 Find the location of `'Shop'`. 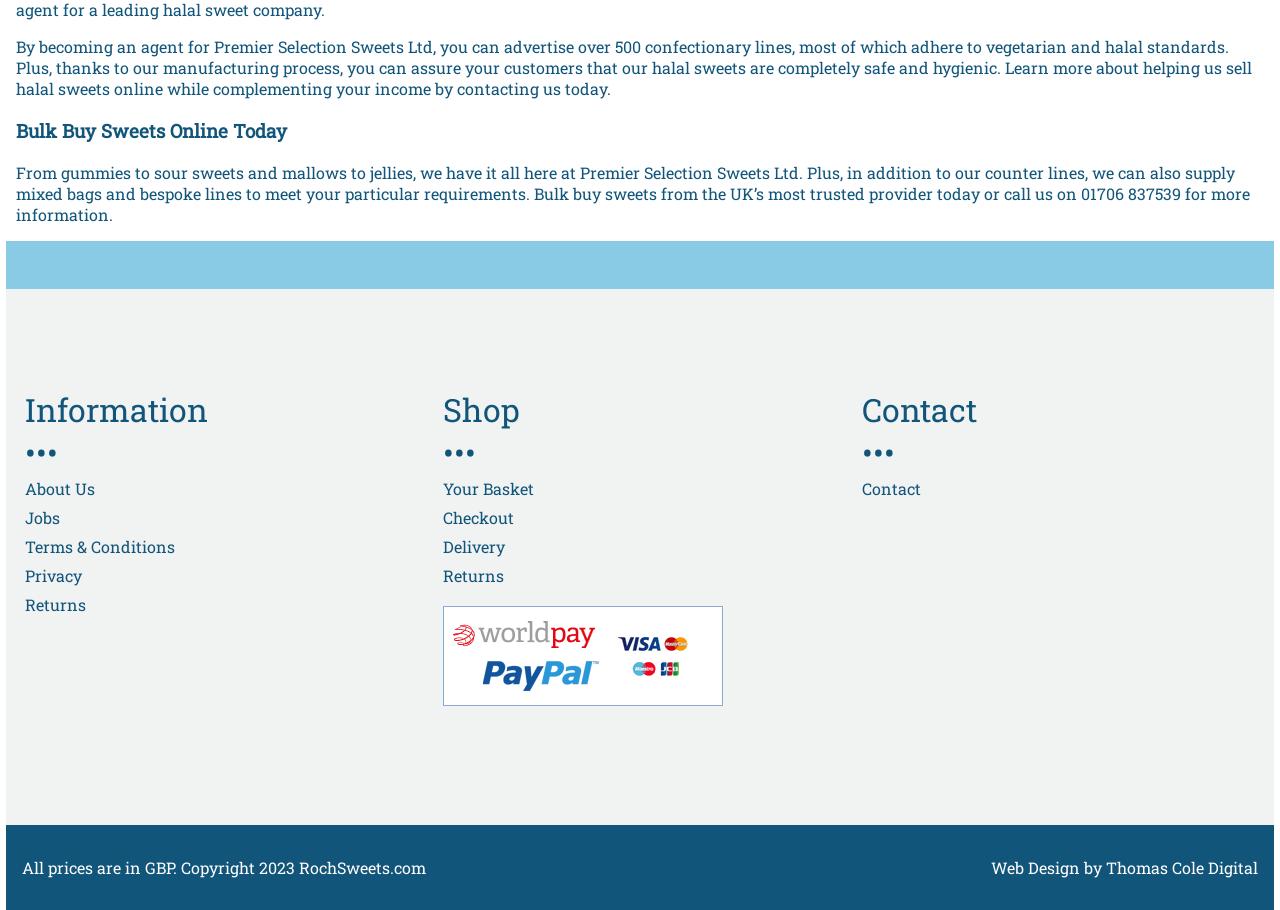

'Shop' is located at coordinates (481, 407).